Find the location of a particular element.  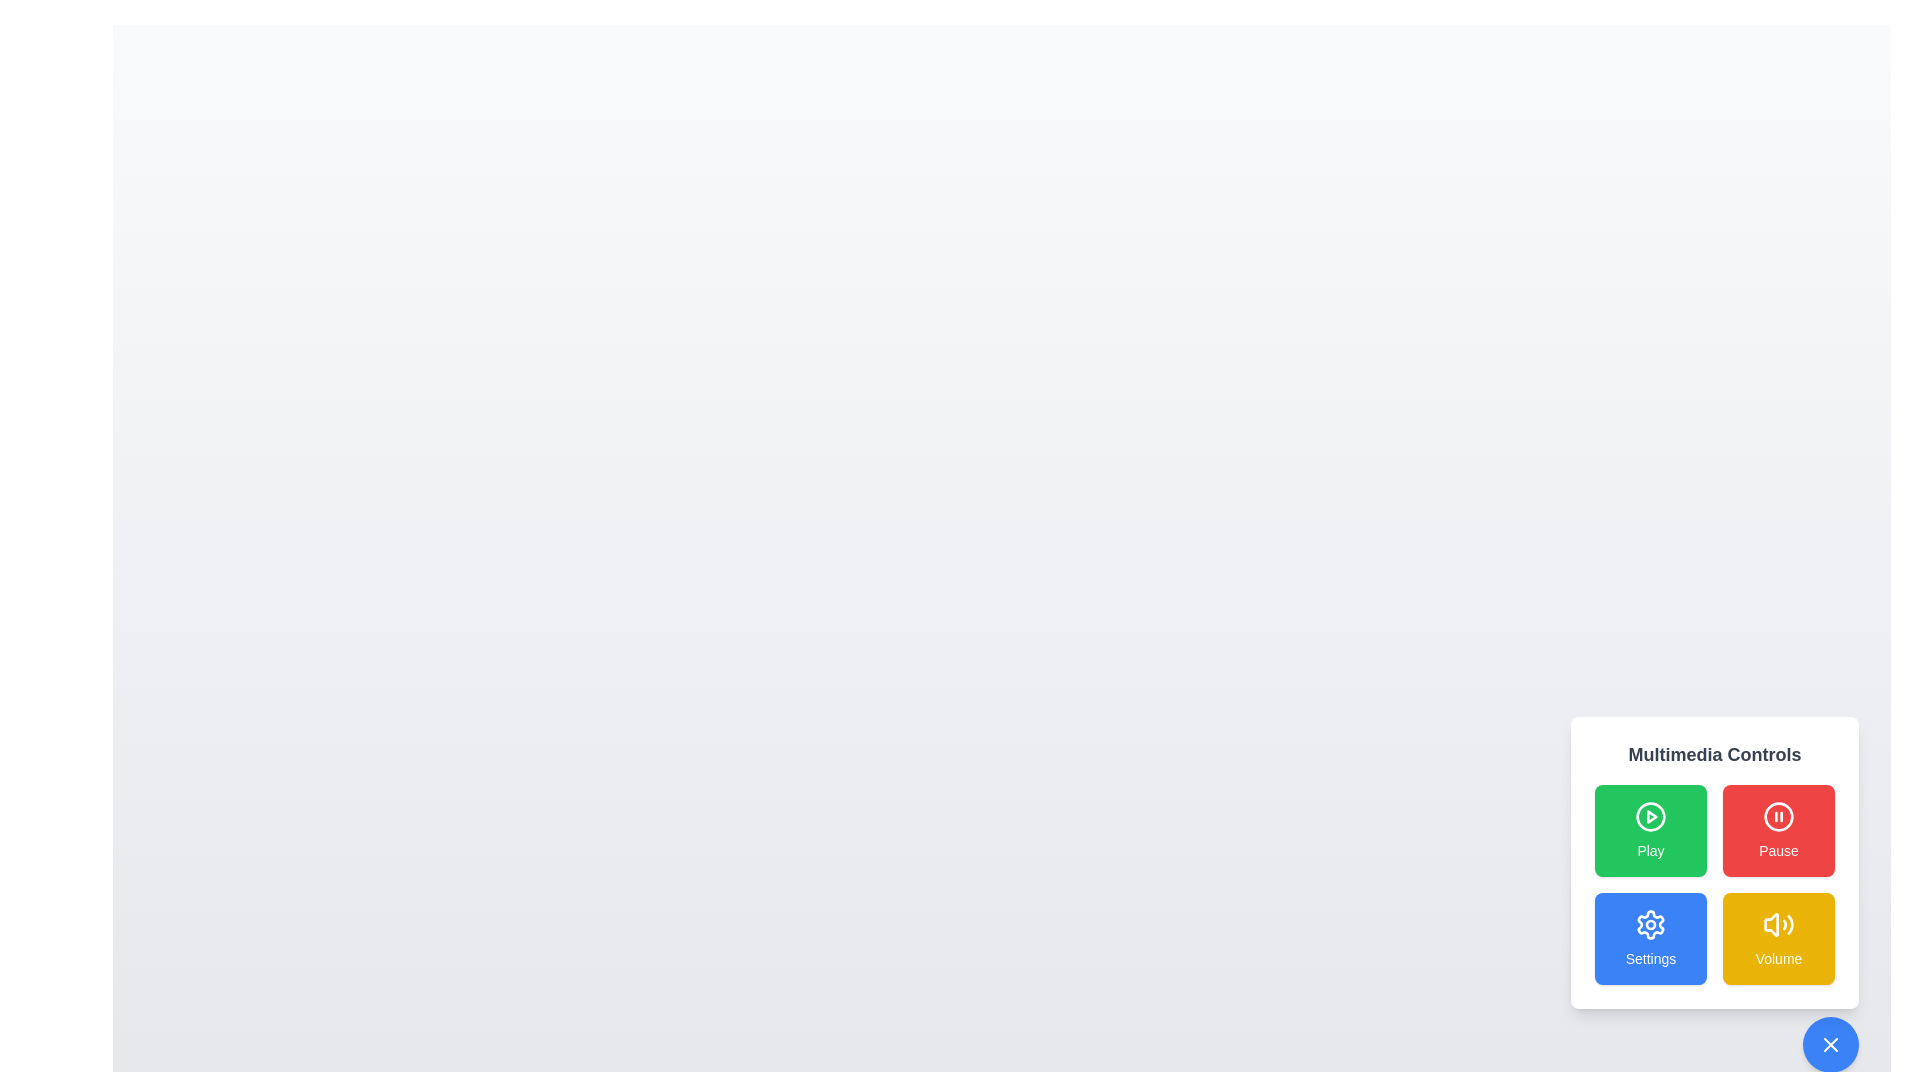

the inner red triangle icon within the green 'Play' button located on the multimedia control panel is located at coordinates (1651, 817).